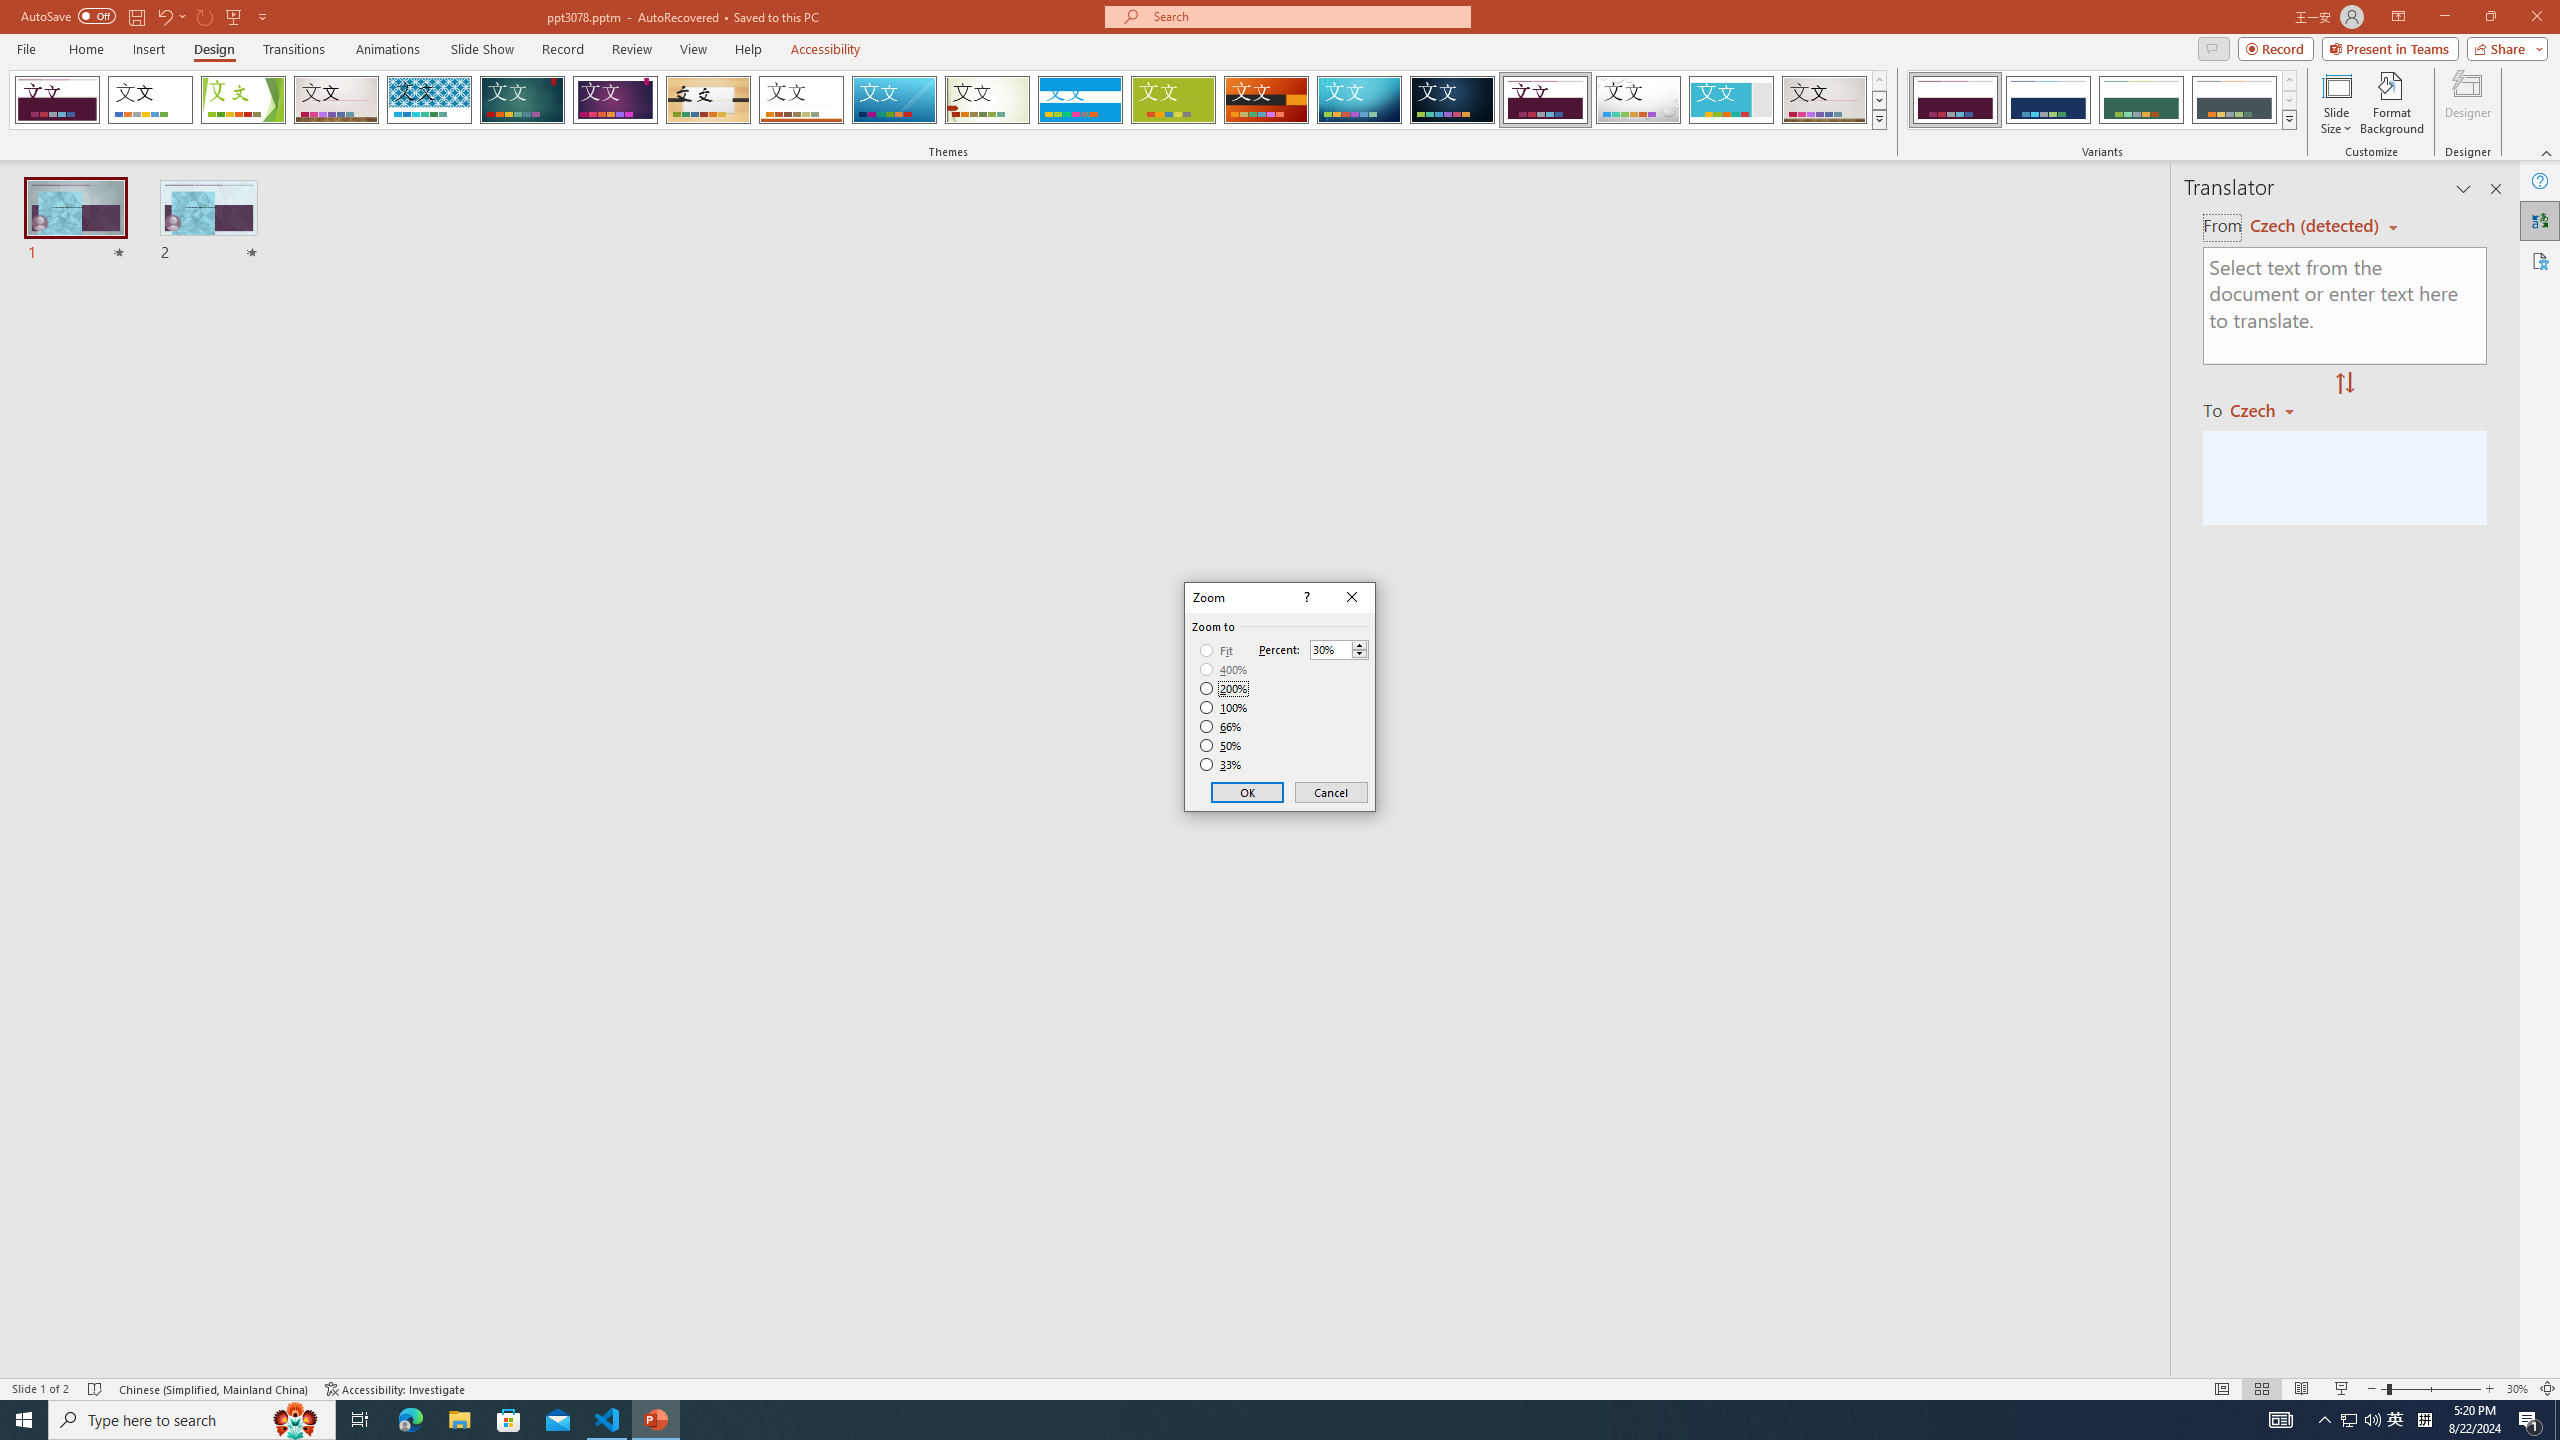 The height and width of the screenshot is (1440, 2560). I want to click on 'Czech', so click(2270, 409).